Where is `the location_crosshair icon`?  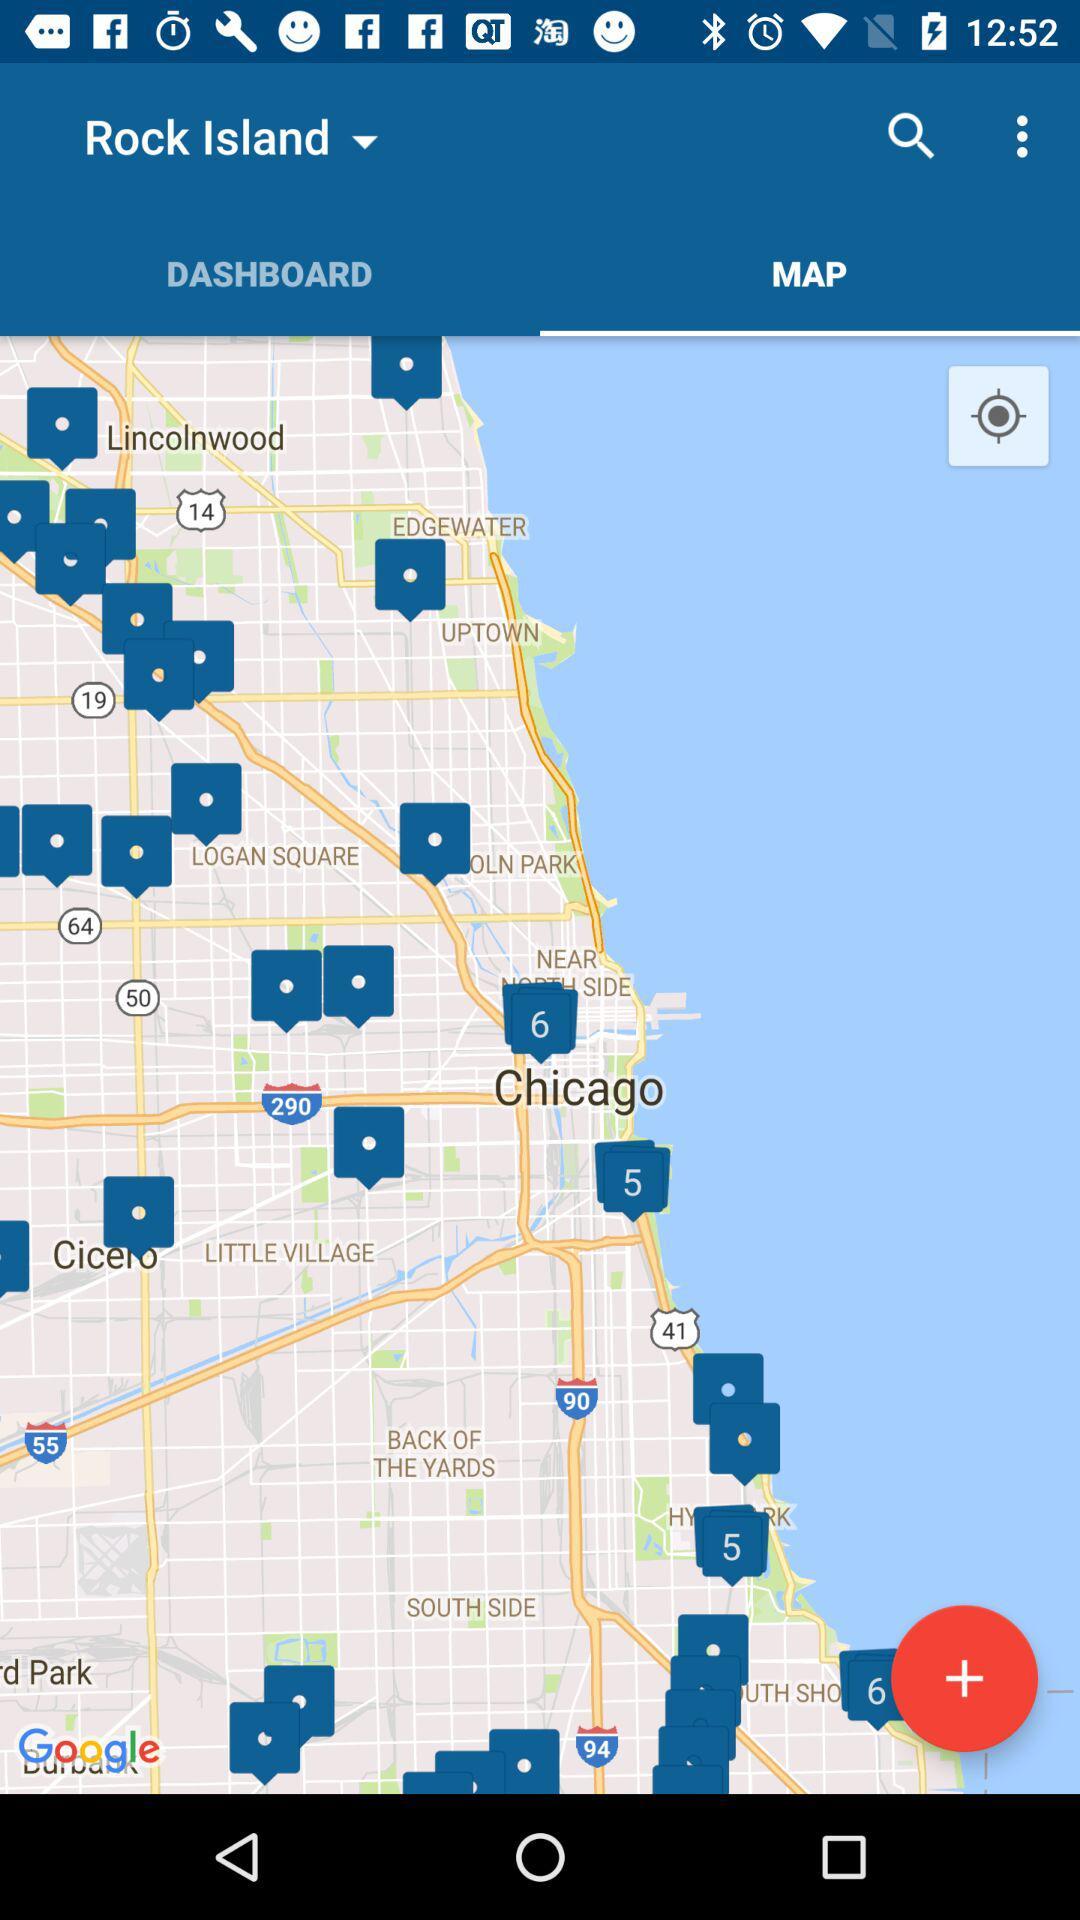
the location_crosshair icon is located at coordinates (998, 416).